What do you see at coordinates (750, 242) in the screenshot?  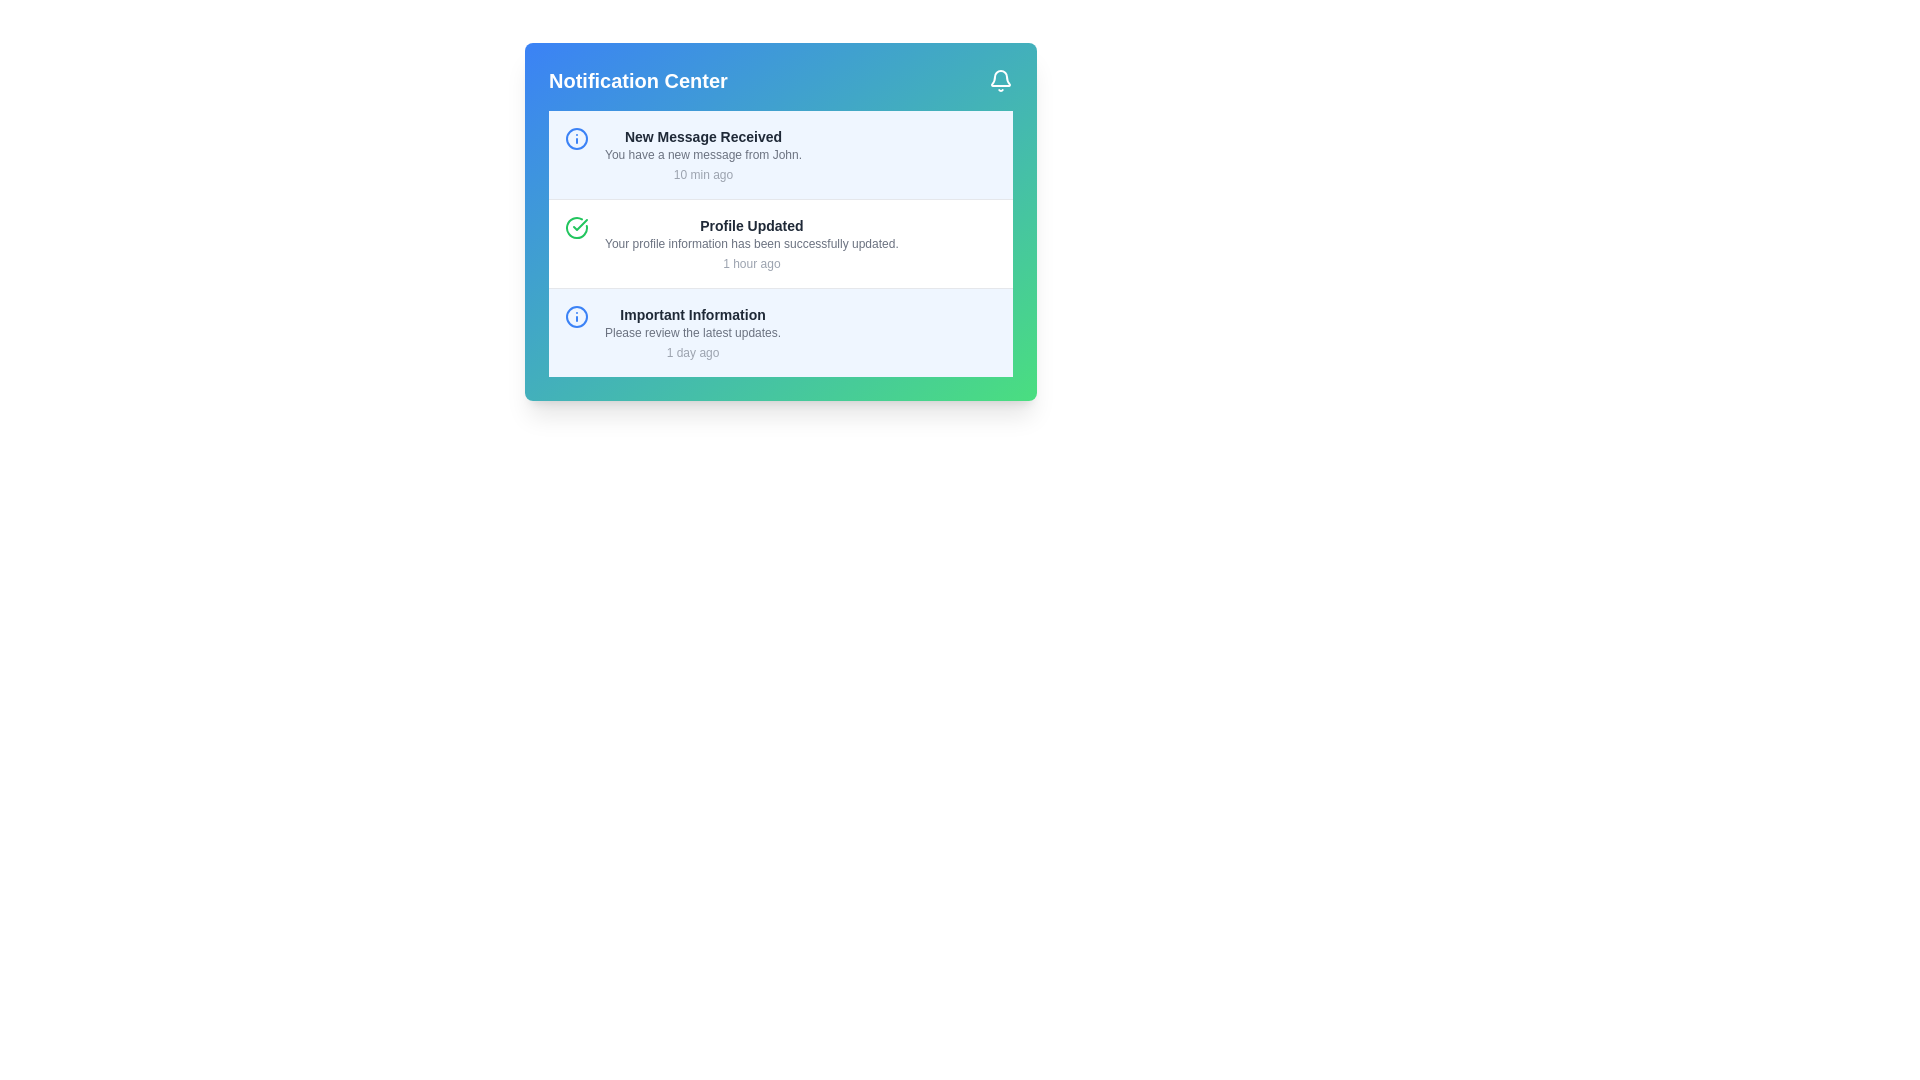 I see `message displayed in the text label that shows 'Your profile information has been successfully updated.', which is located in the notification card beneath the bold title 'Profile Updated'` at bounding box center [750, 242].